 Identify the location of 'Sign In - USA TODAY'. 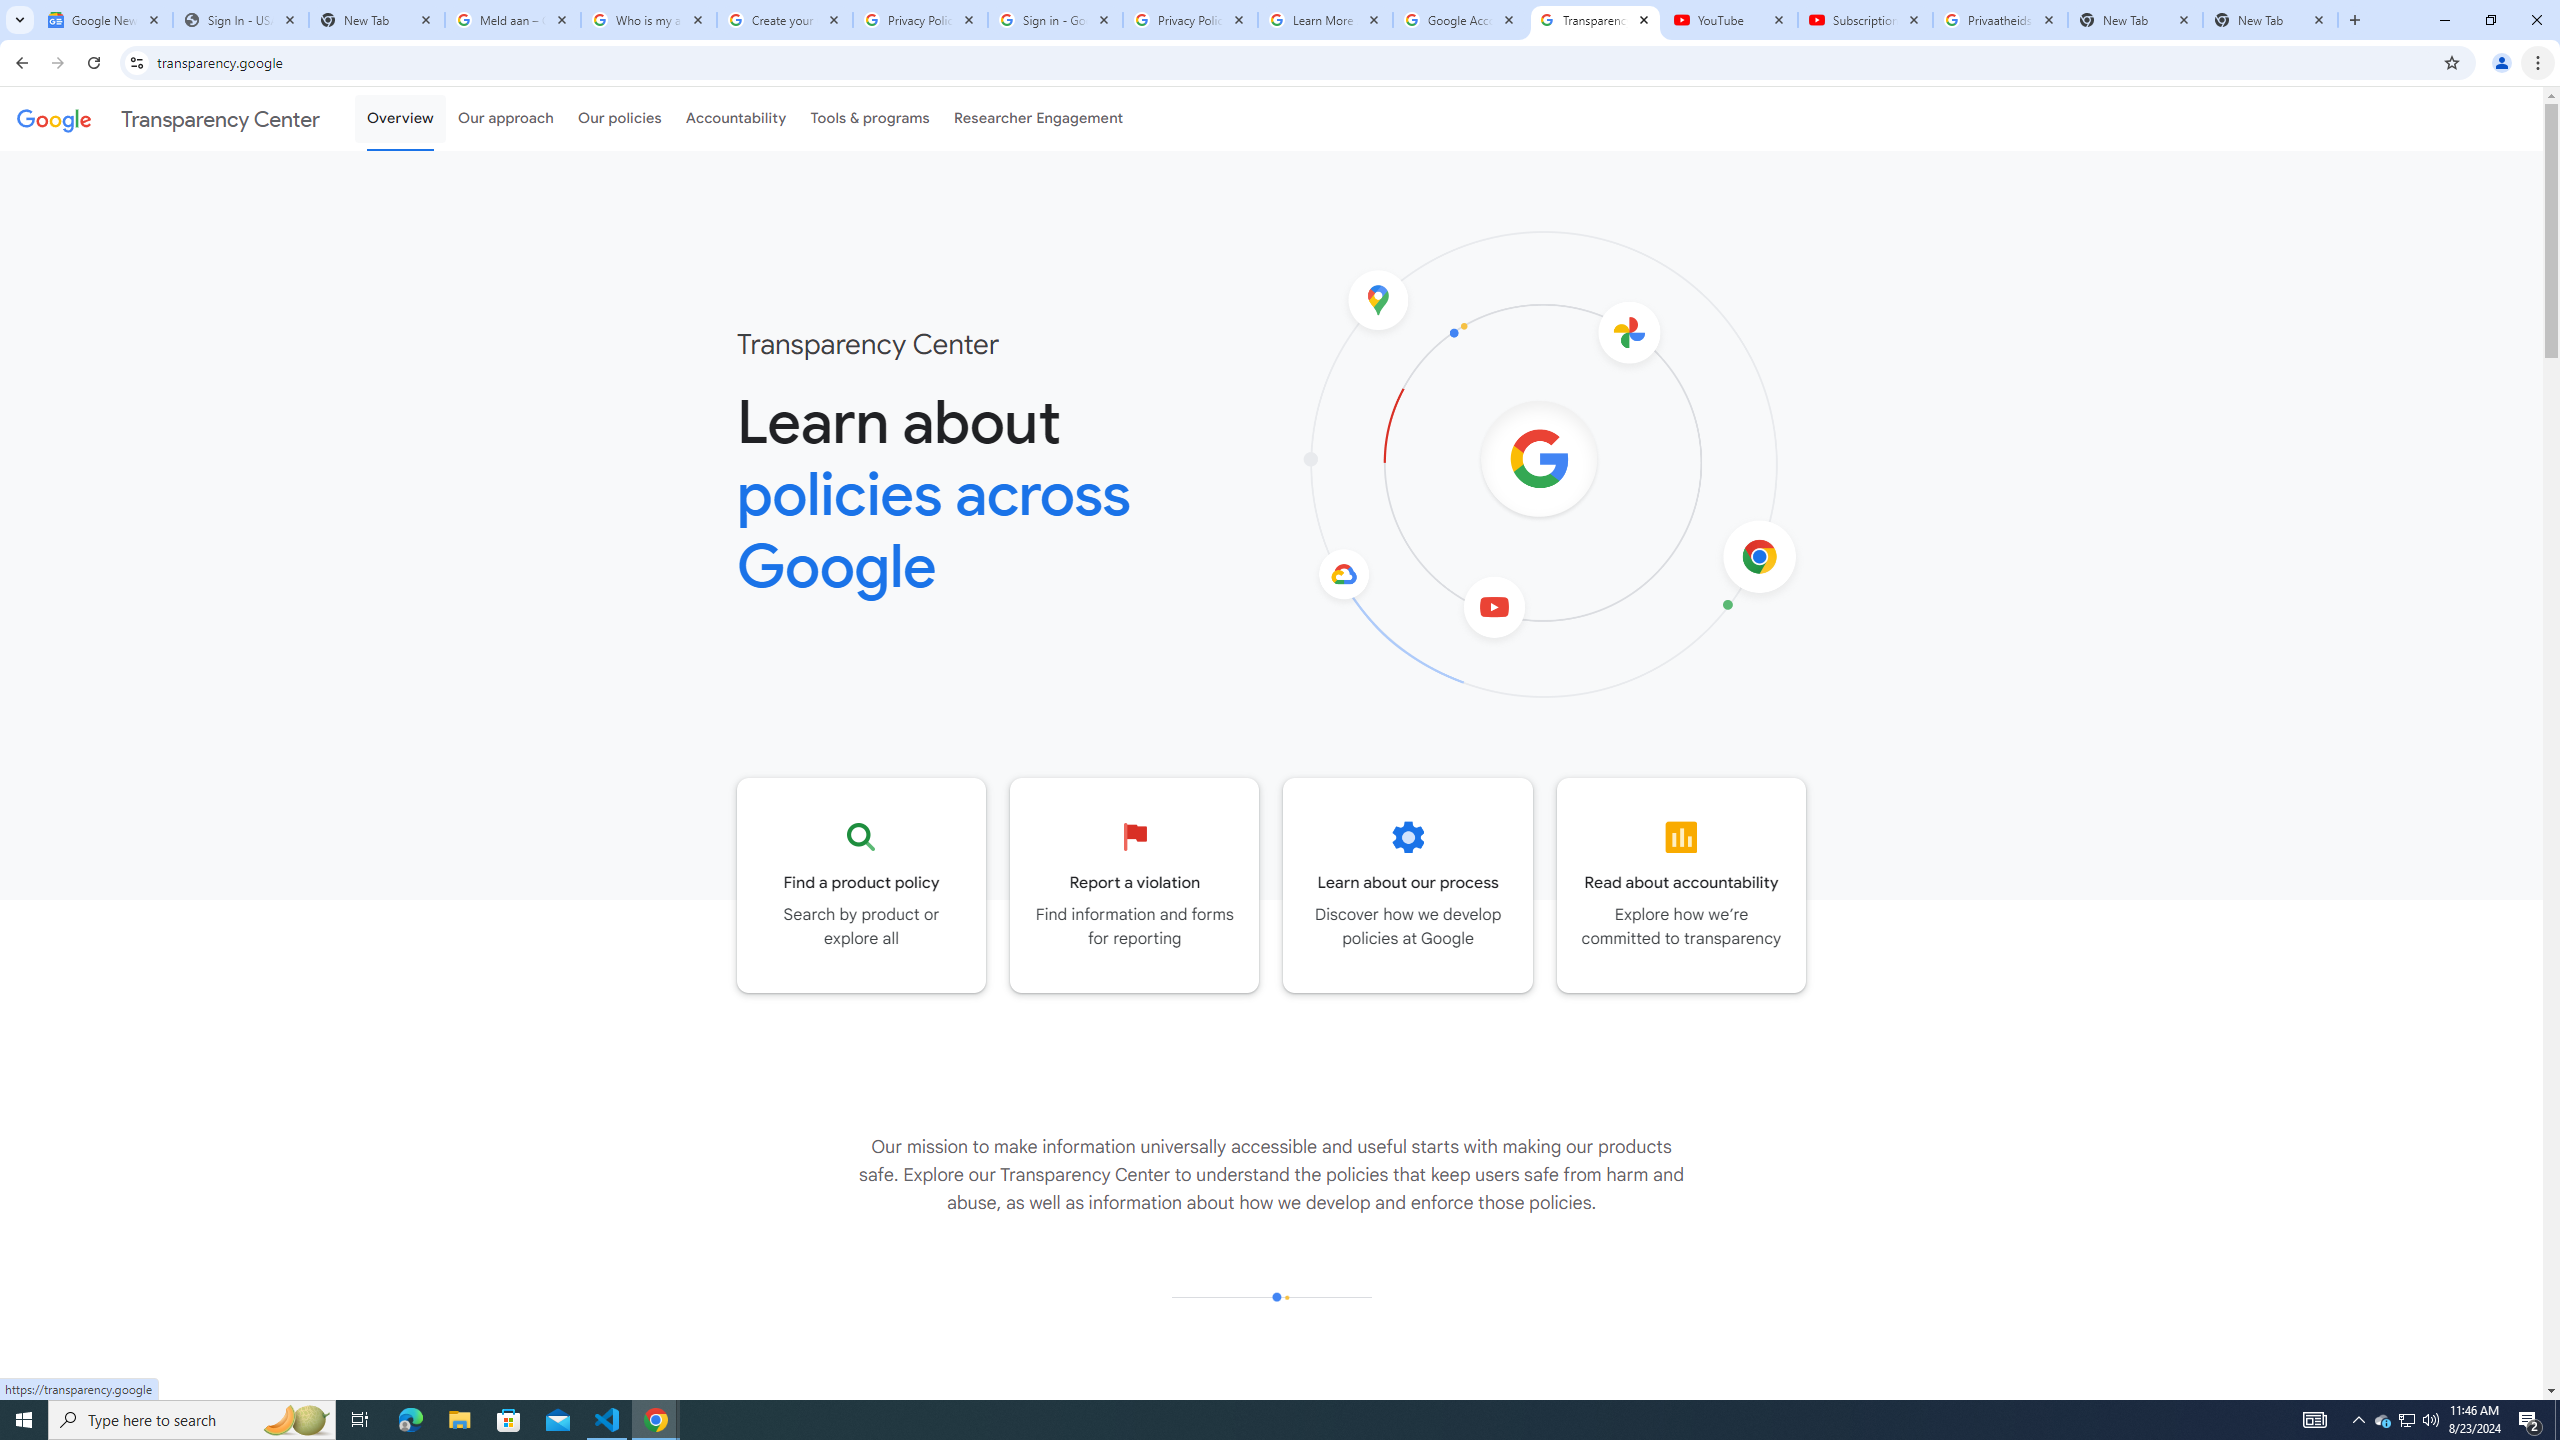
(240, 19).